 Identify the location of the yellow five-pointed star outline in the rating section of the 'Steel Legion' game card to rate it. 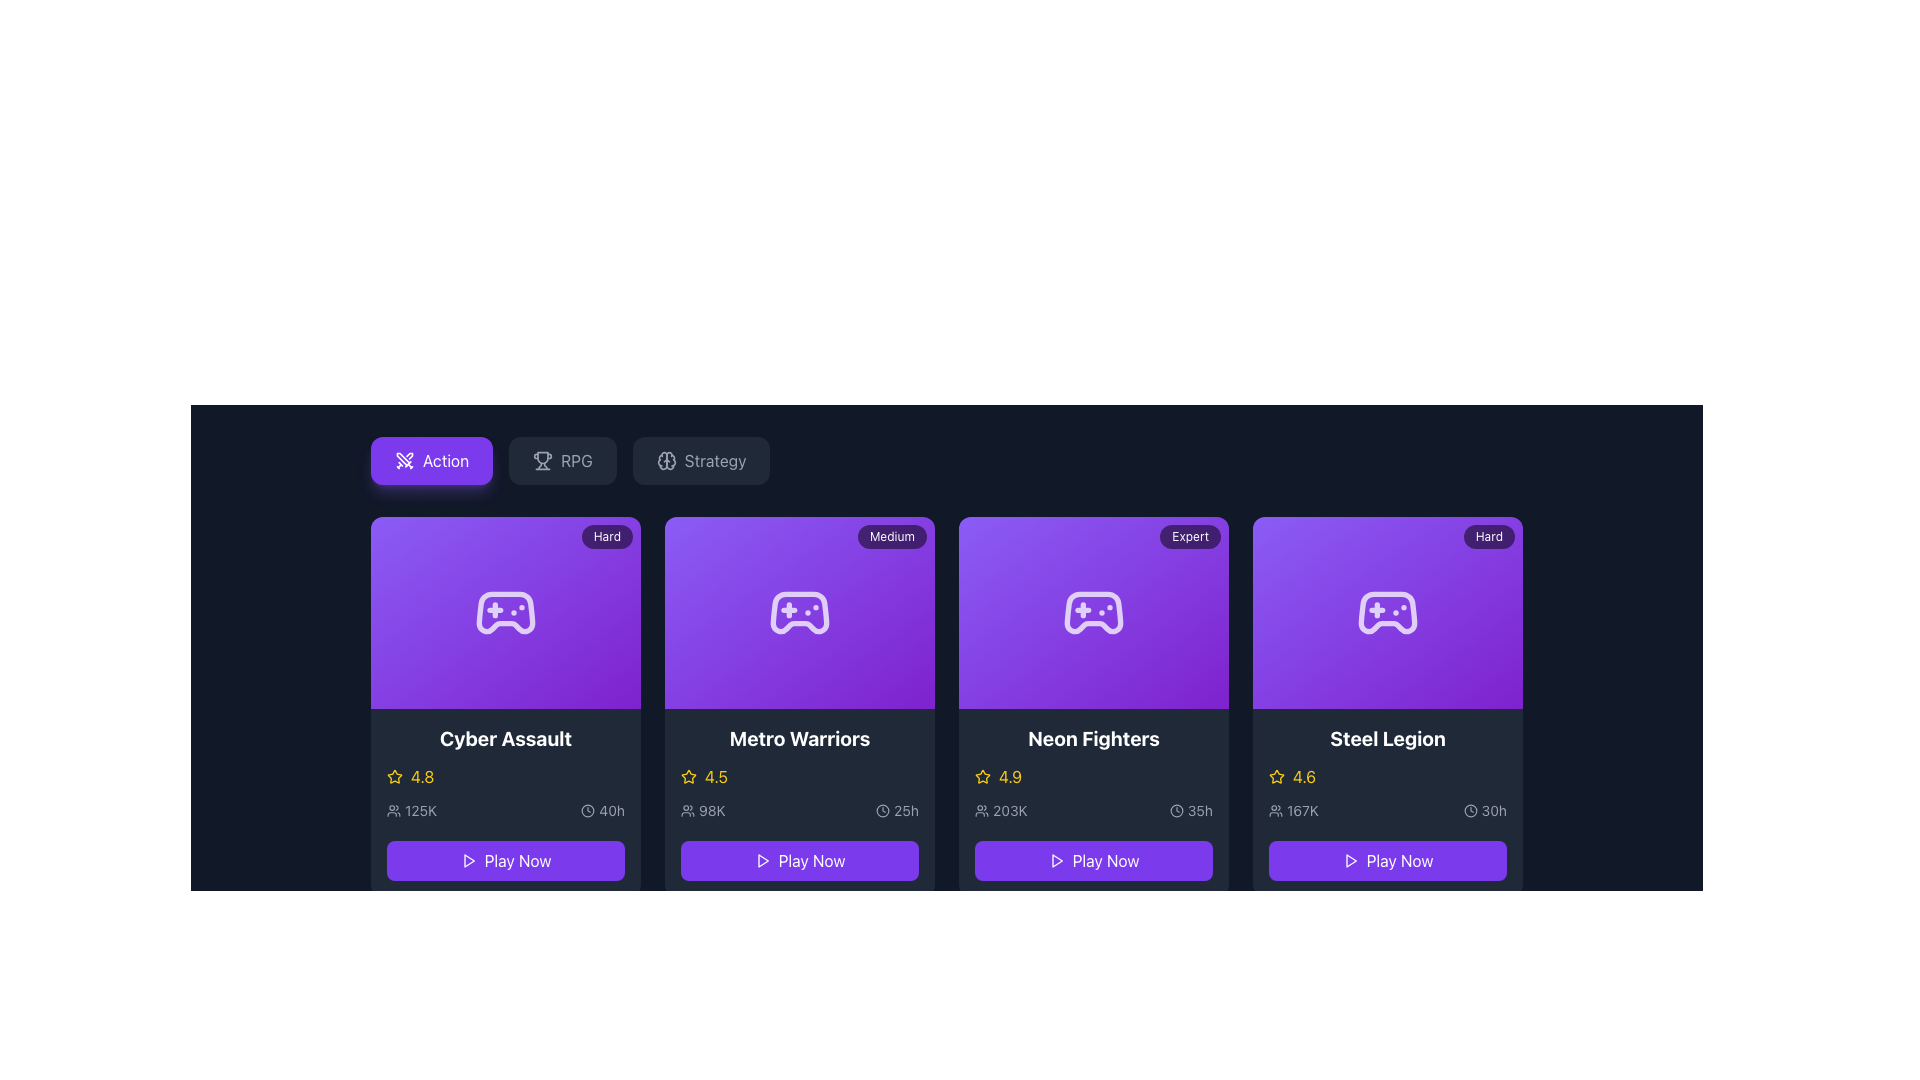
(1275, 774).